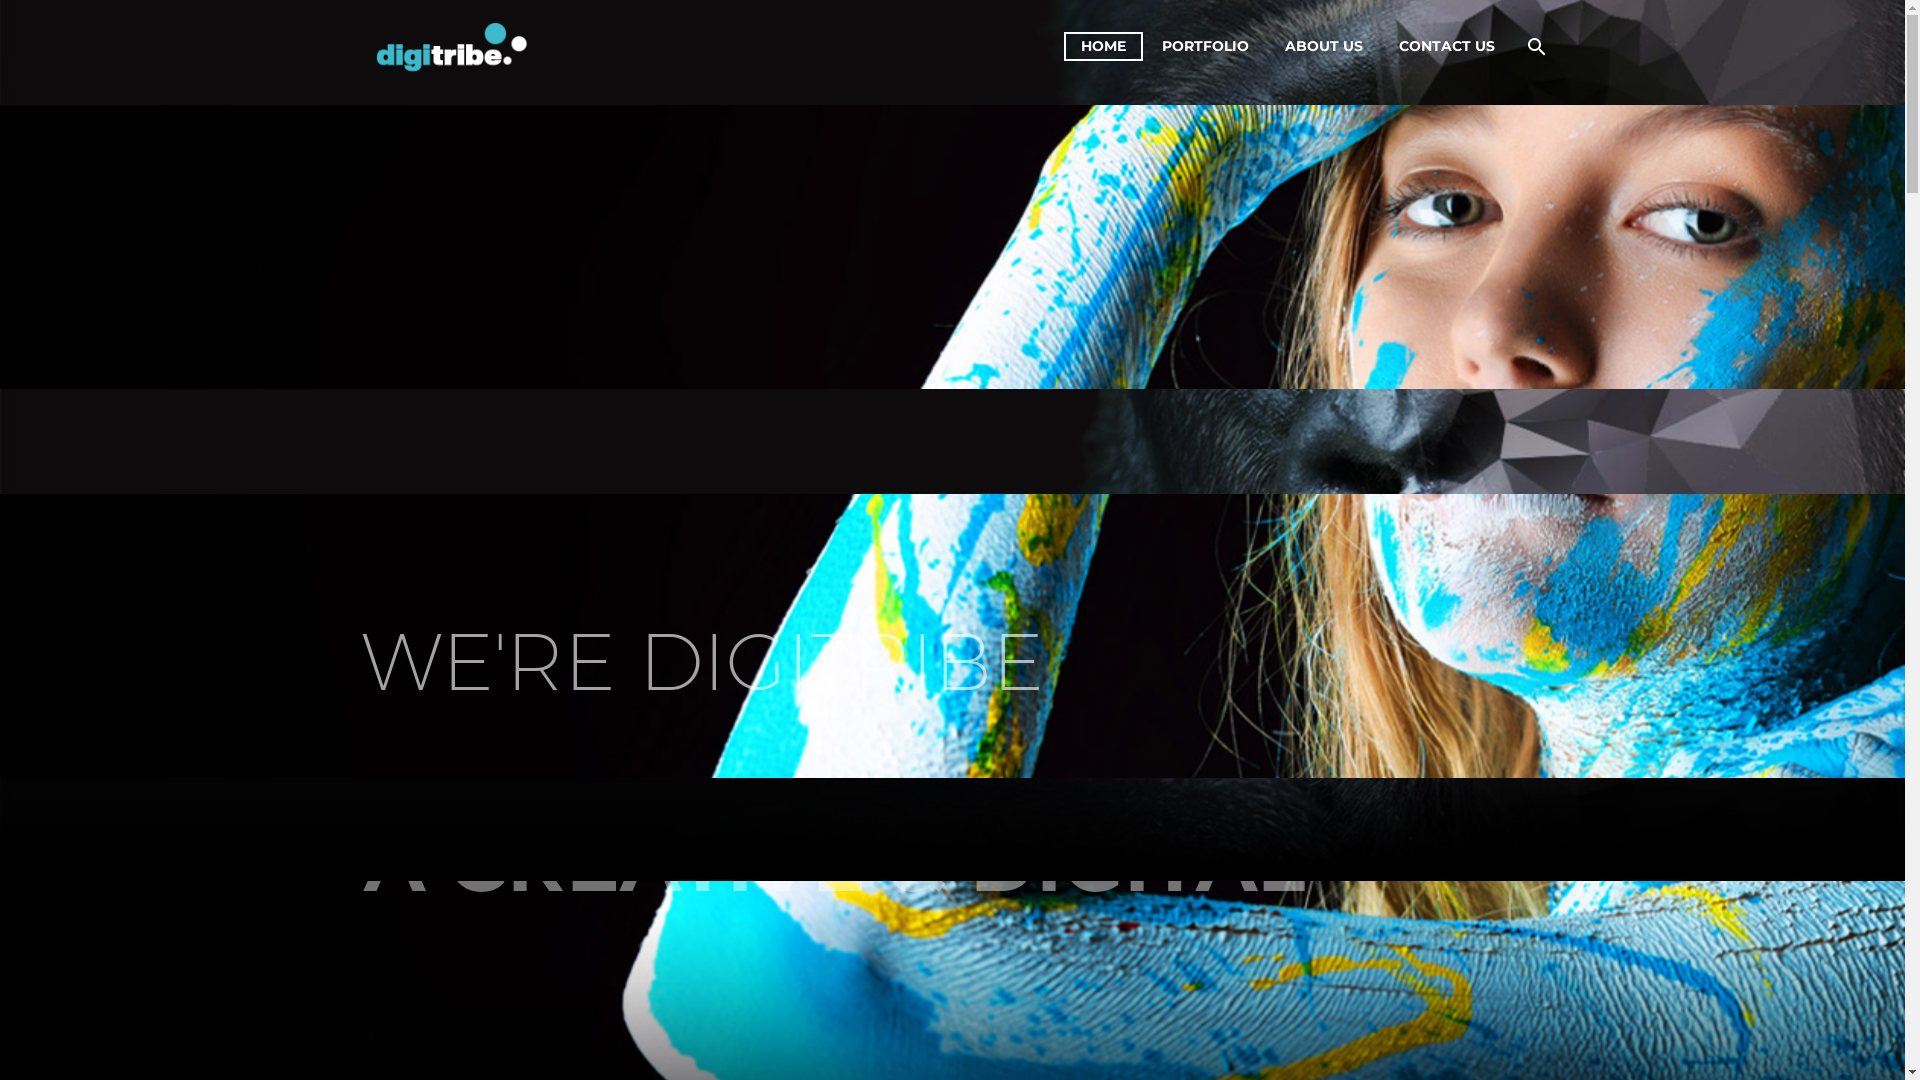 The height and width of the screenshot is (1080, 1920). What do you see at coordinates (1203, 45) in the screenshot?
I see `'PORTFOLIO'` at bounding box center [1203, 45].